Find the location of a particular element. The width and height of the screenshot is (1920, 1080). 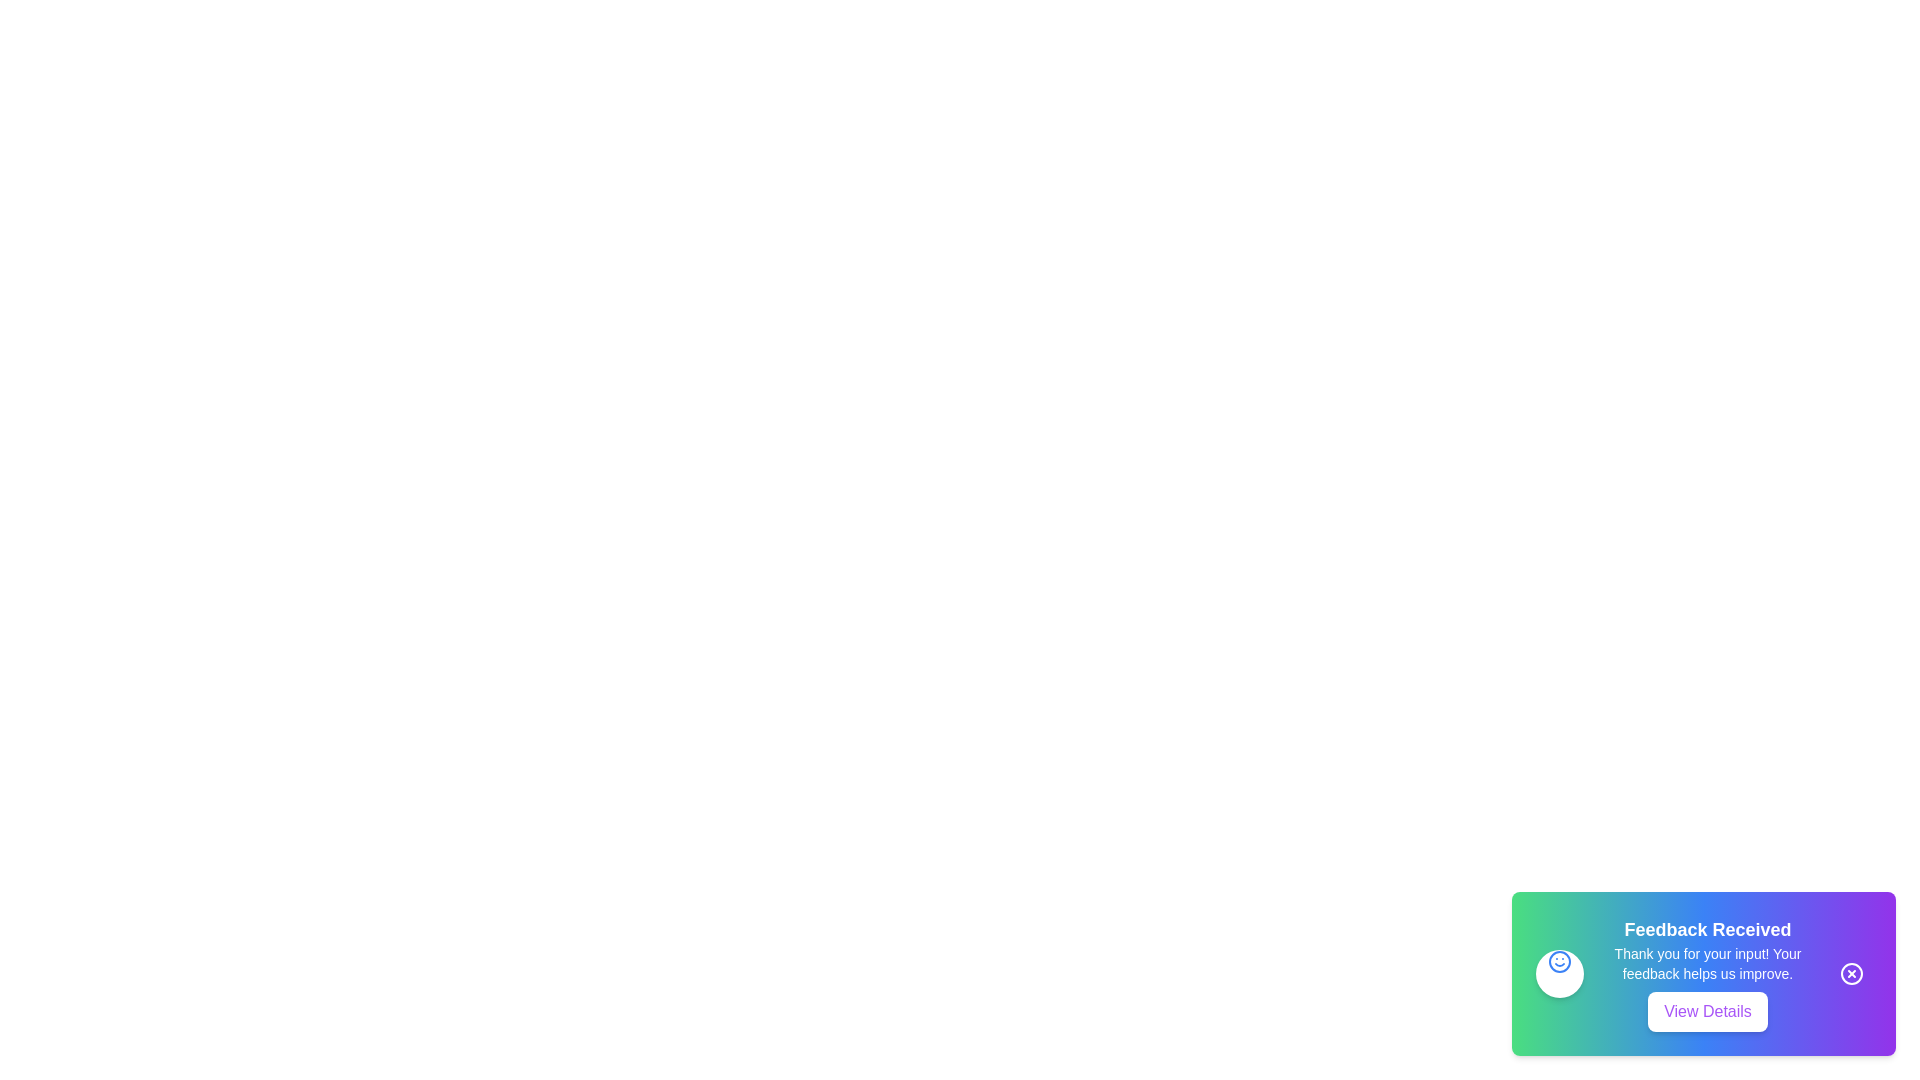

the smiley icon in the feedback snackbar is located at coordinates (1559, 960).